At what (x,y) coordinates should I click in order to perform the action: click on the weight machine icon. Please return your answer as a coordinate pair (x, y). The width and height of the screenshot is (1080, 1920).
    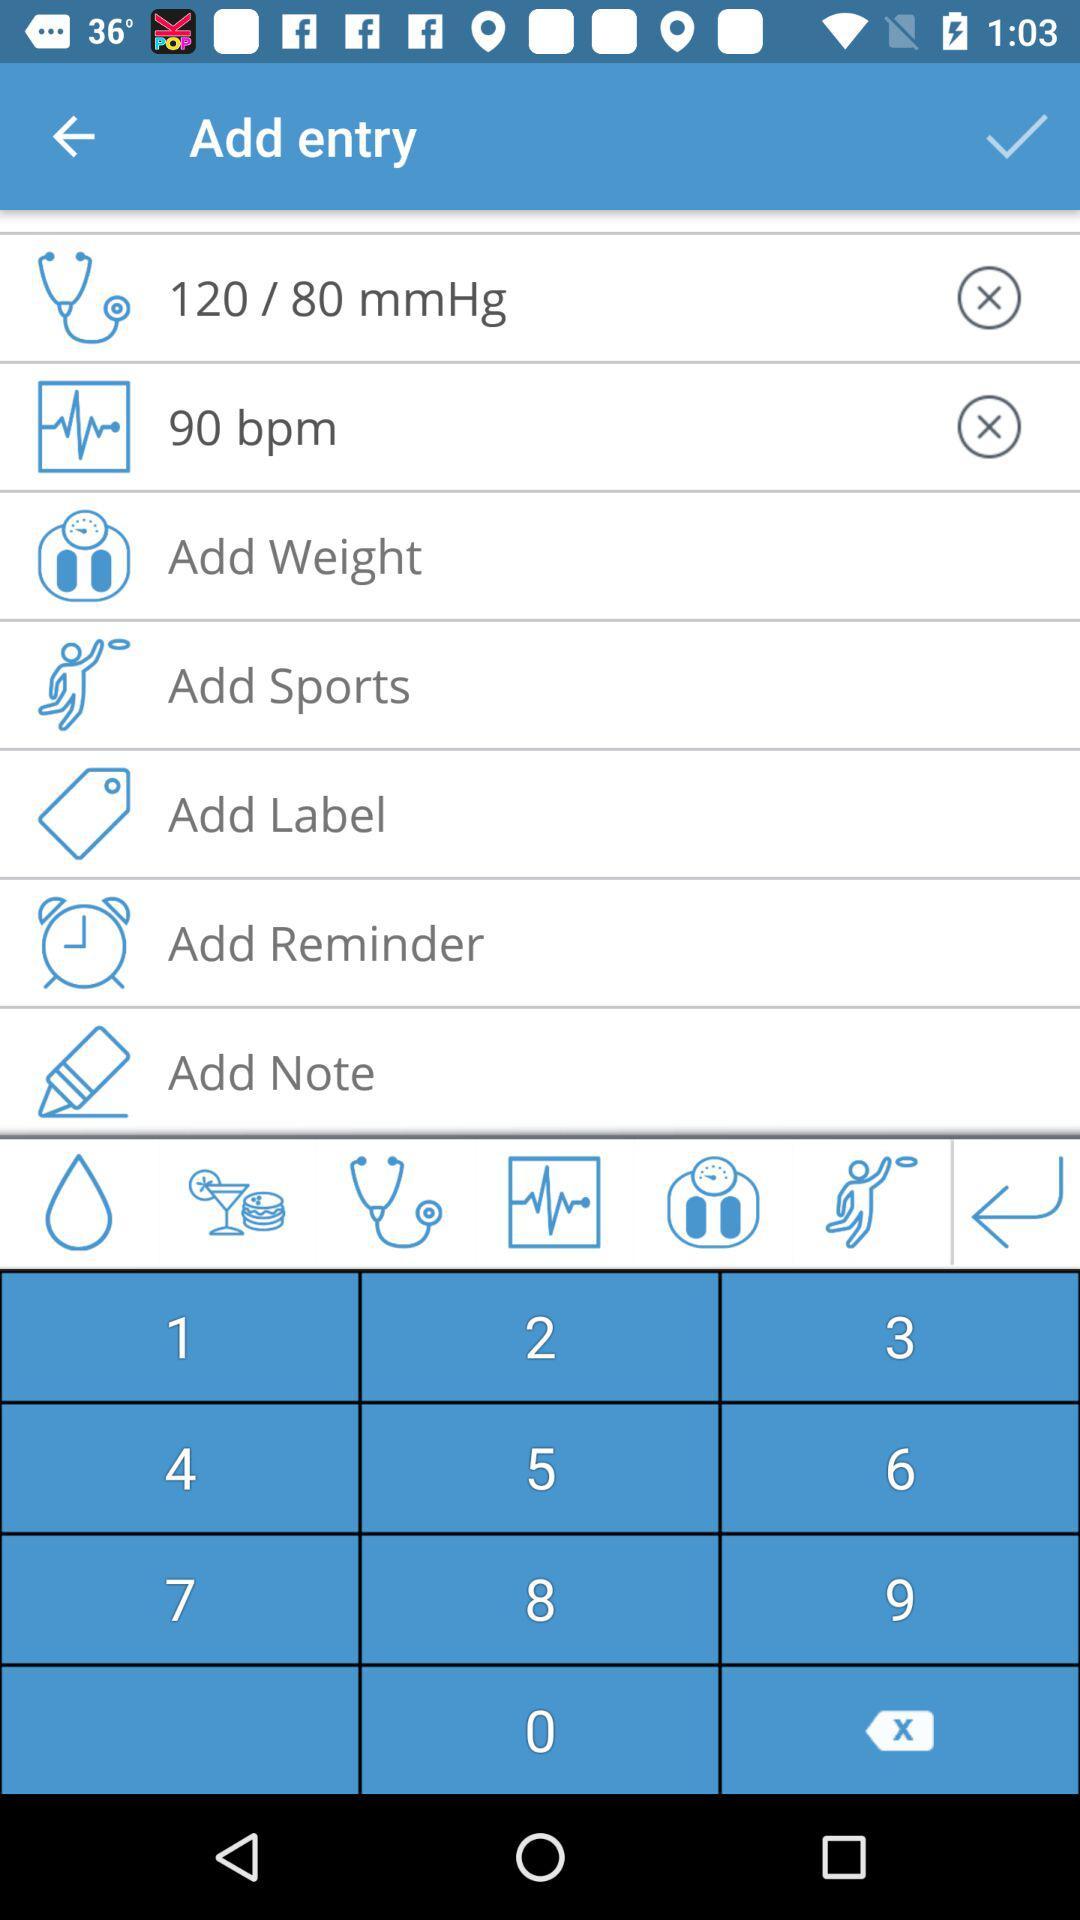
    Looking at the image, I should click on (712, 1200).